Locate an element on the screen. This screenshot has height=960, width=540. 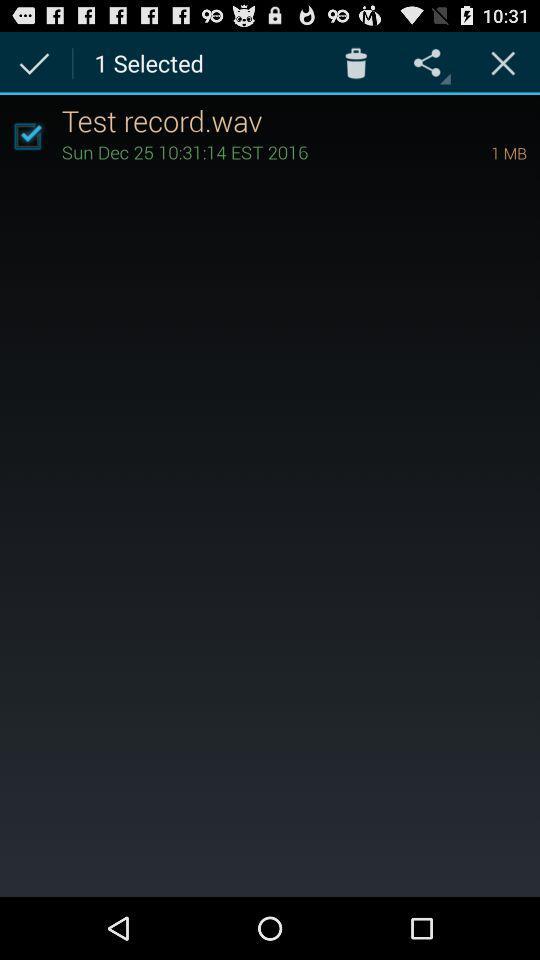
the test record.wav is located at coordinates (299, 120).